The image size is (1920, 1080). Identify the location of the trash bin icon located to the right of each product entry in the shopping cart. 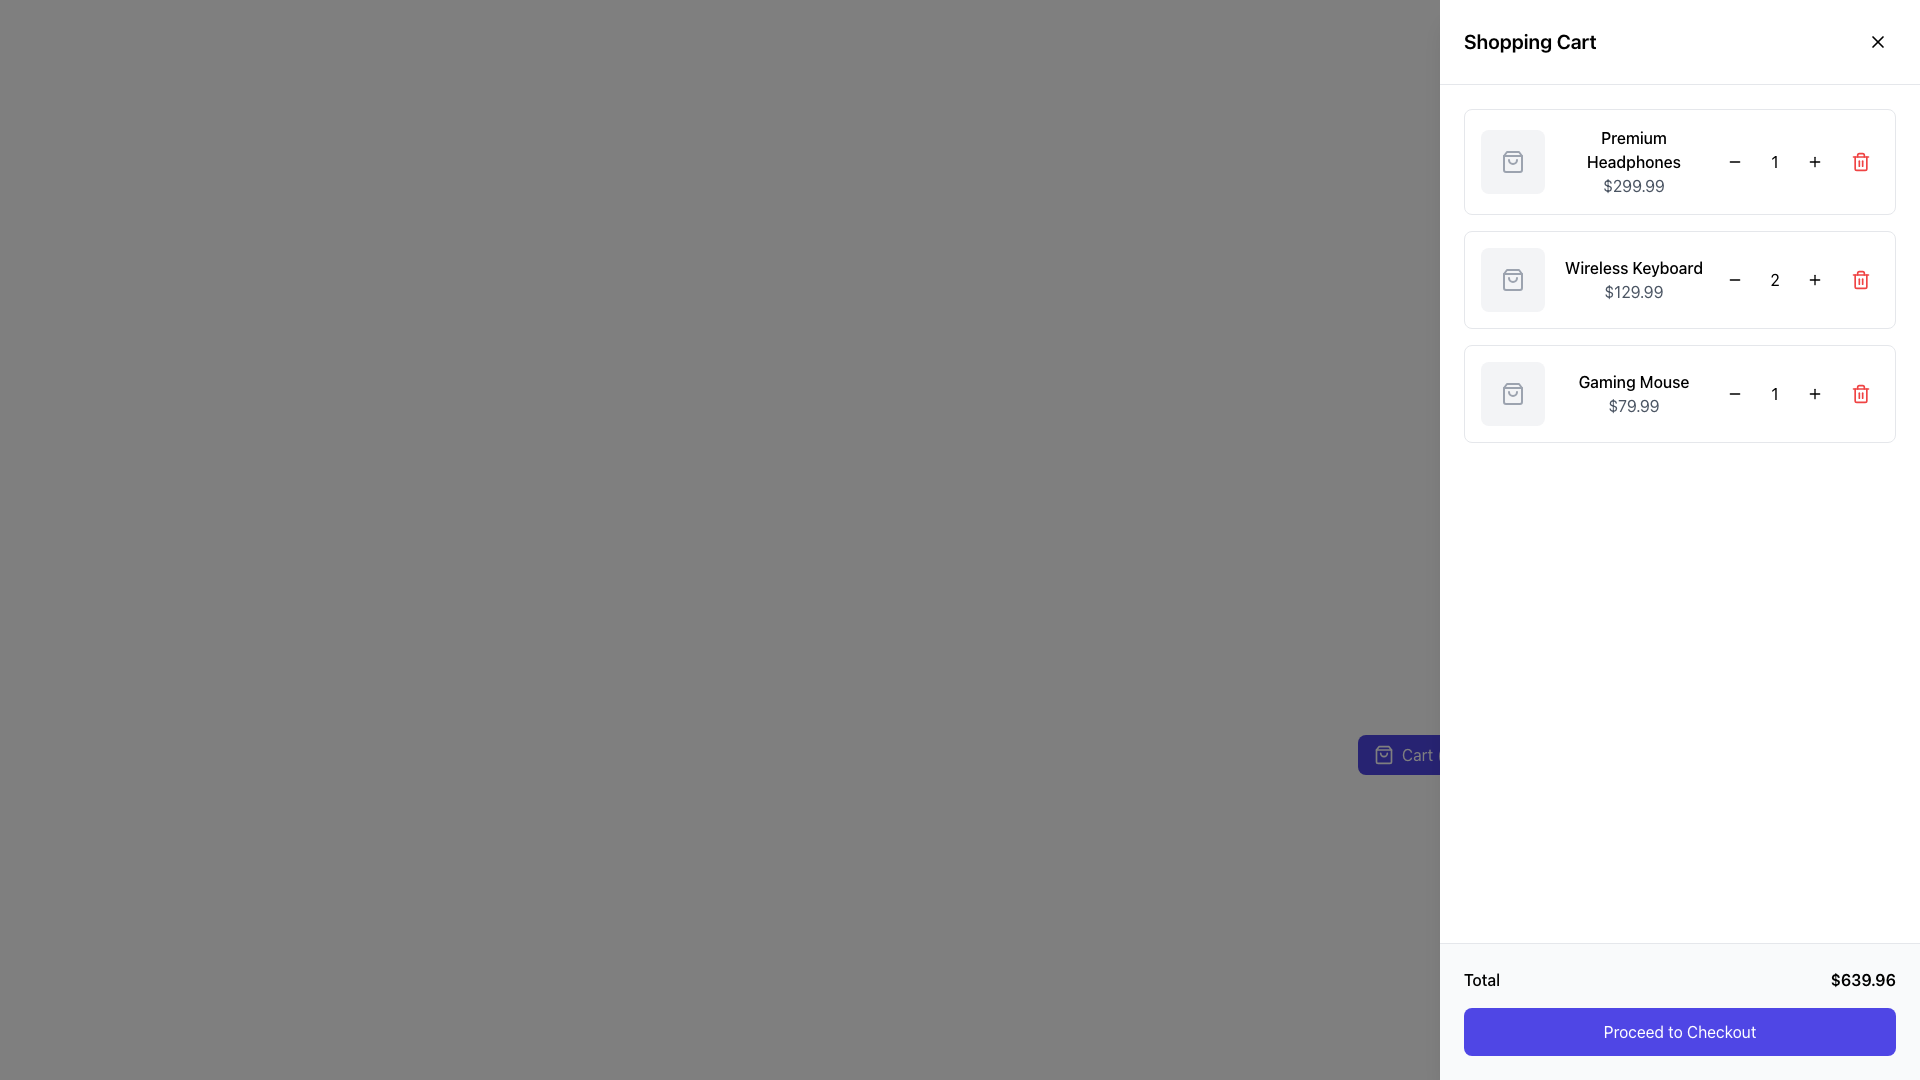
(1860, 281).